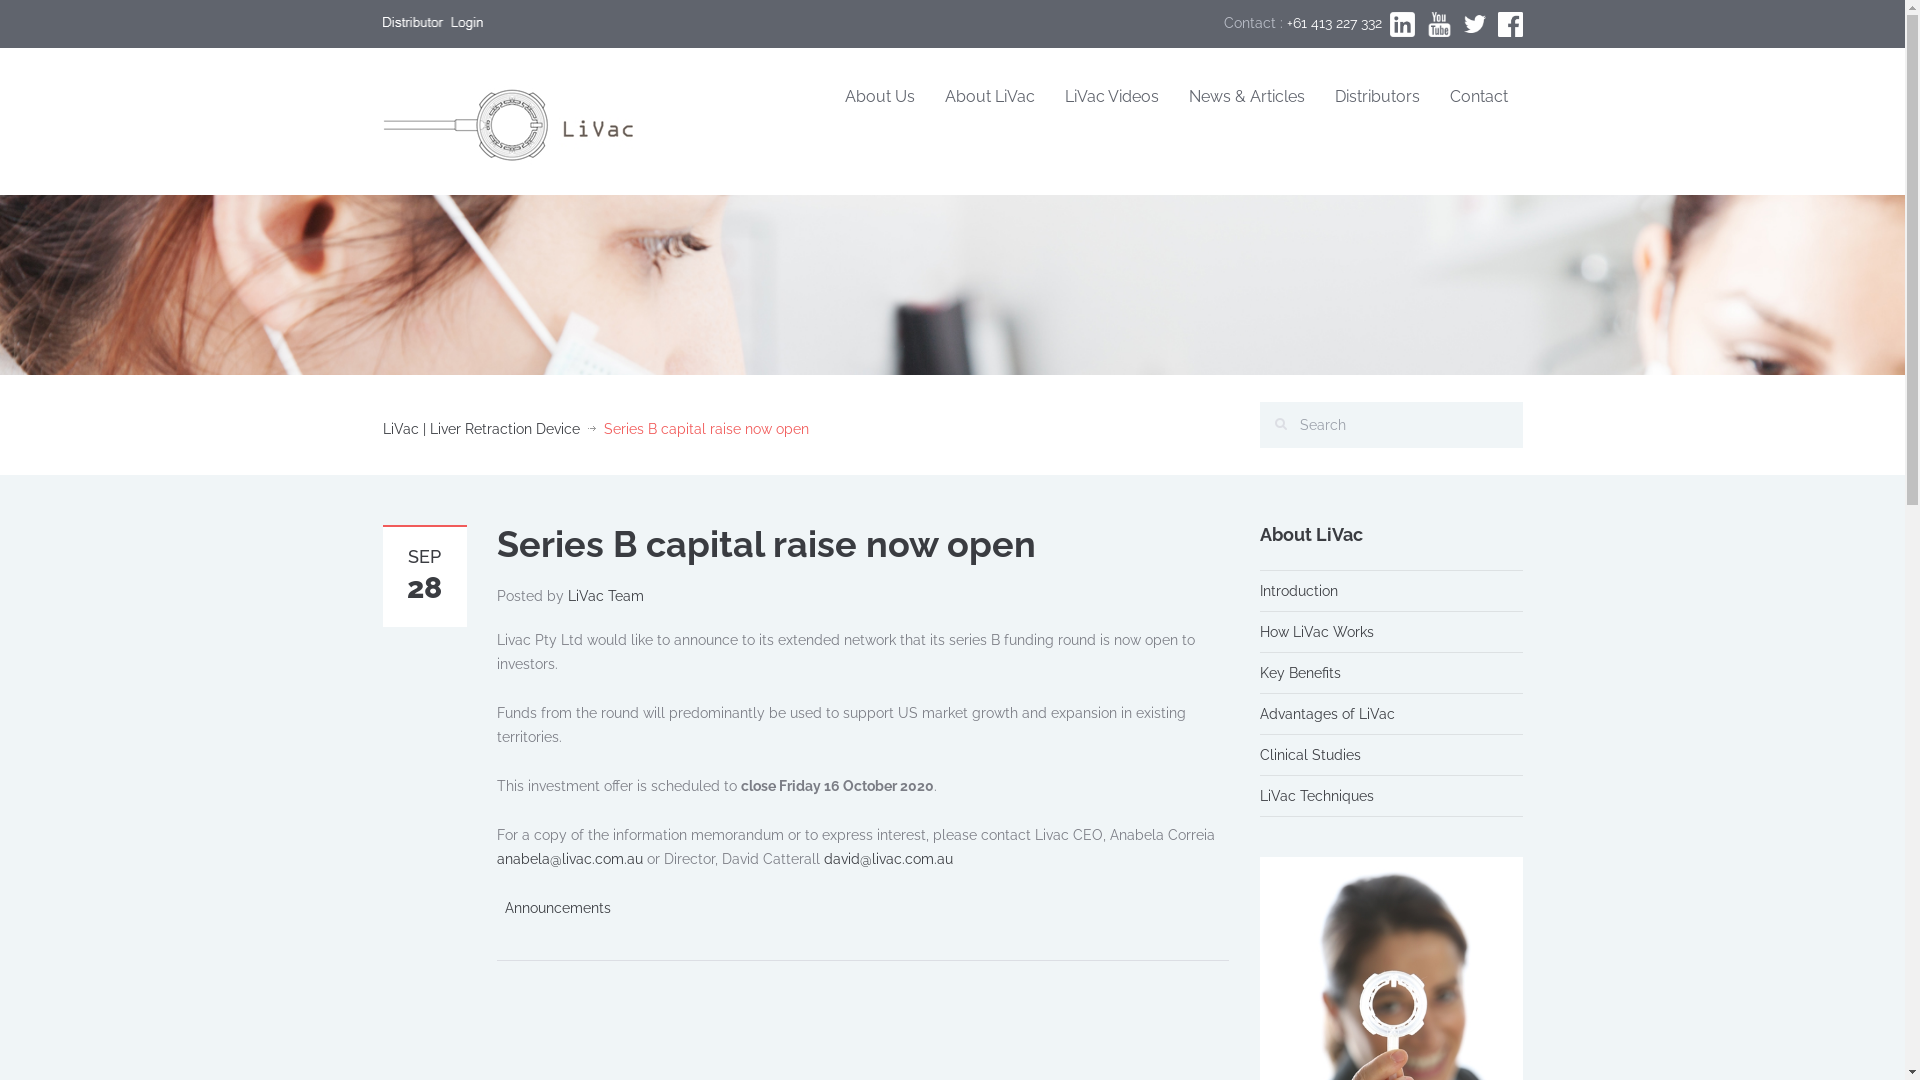  What do you see at coordinates (1316, 794) in the screenshot?
I see `'LiVac Techniques'` at bounding box center [1316, 794].